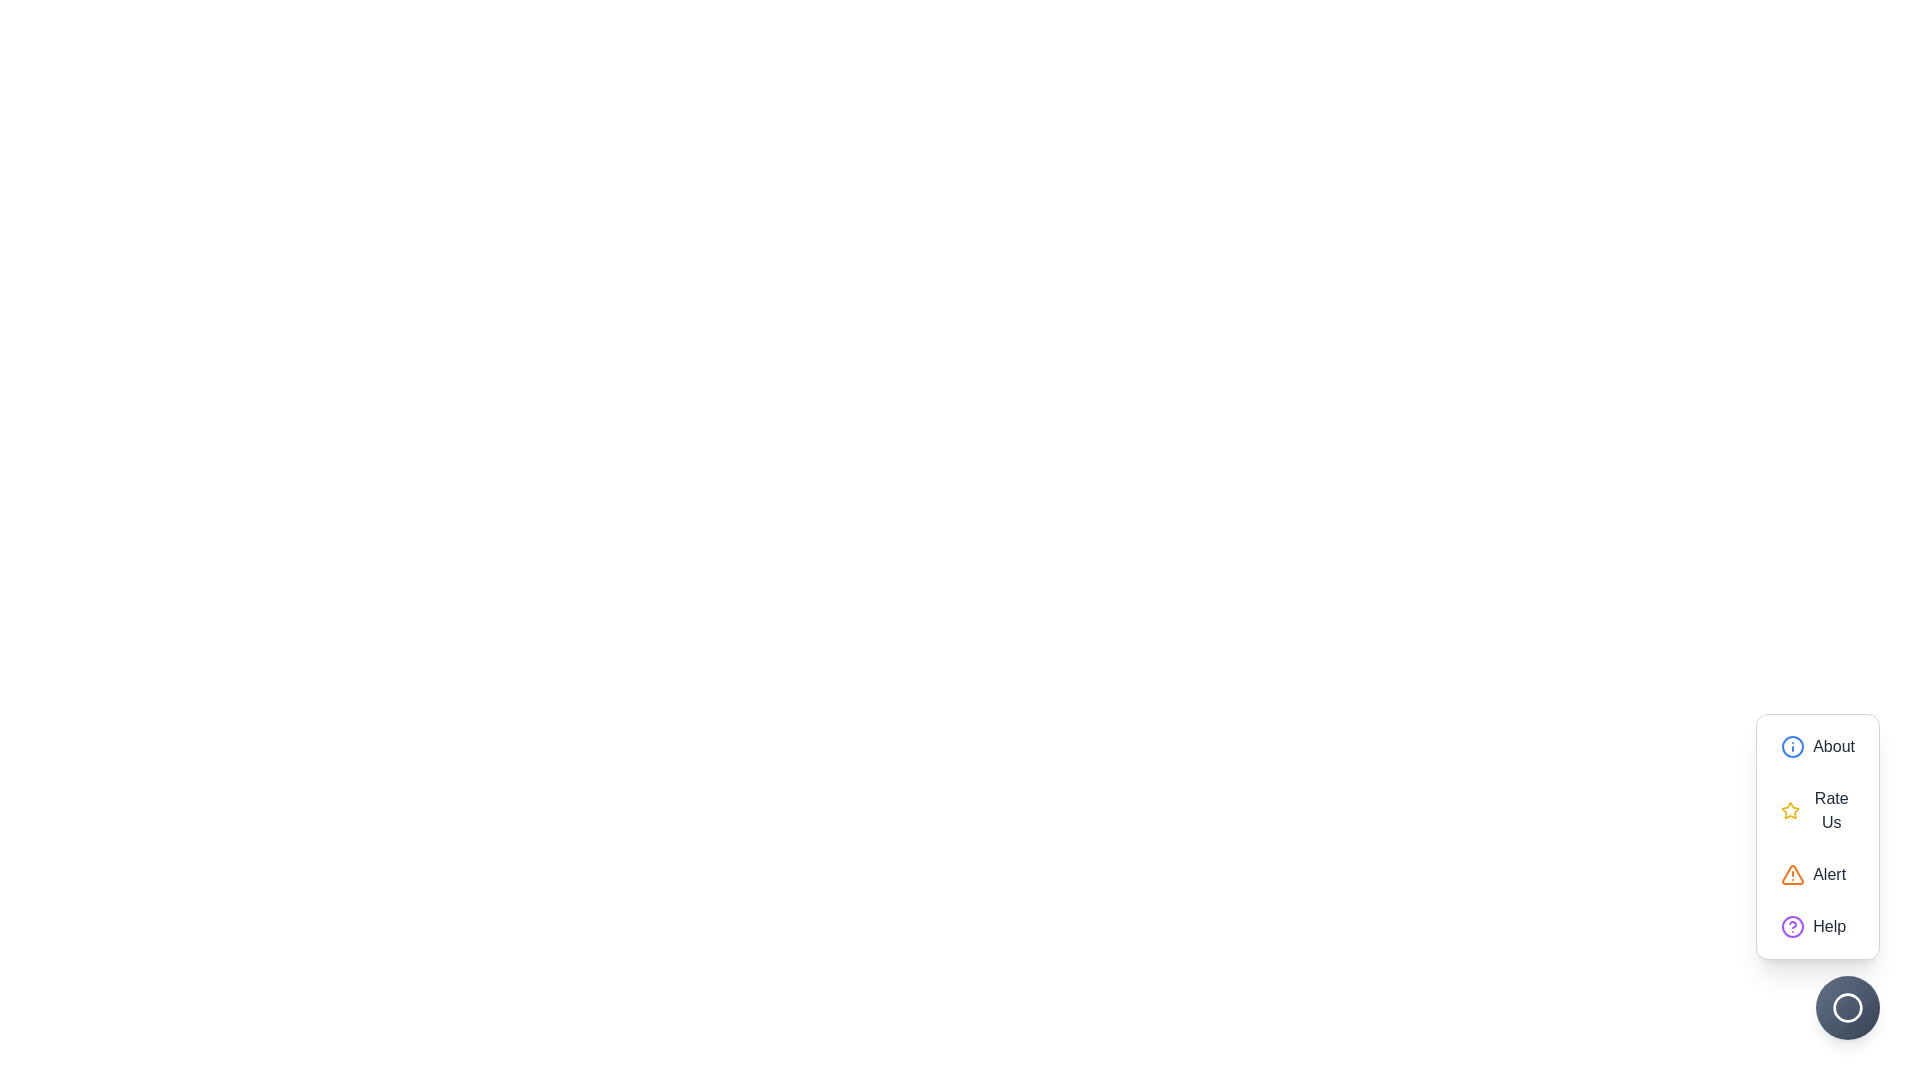 The height and width of the screenshot is (1080, 1920). What do you see at coordinates (1847, 1007) in the screenshot?
I see `toggle button to toggle the speed dial menu` at bounding box center [1847, 1007].